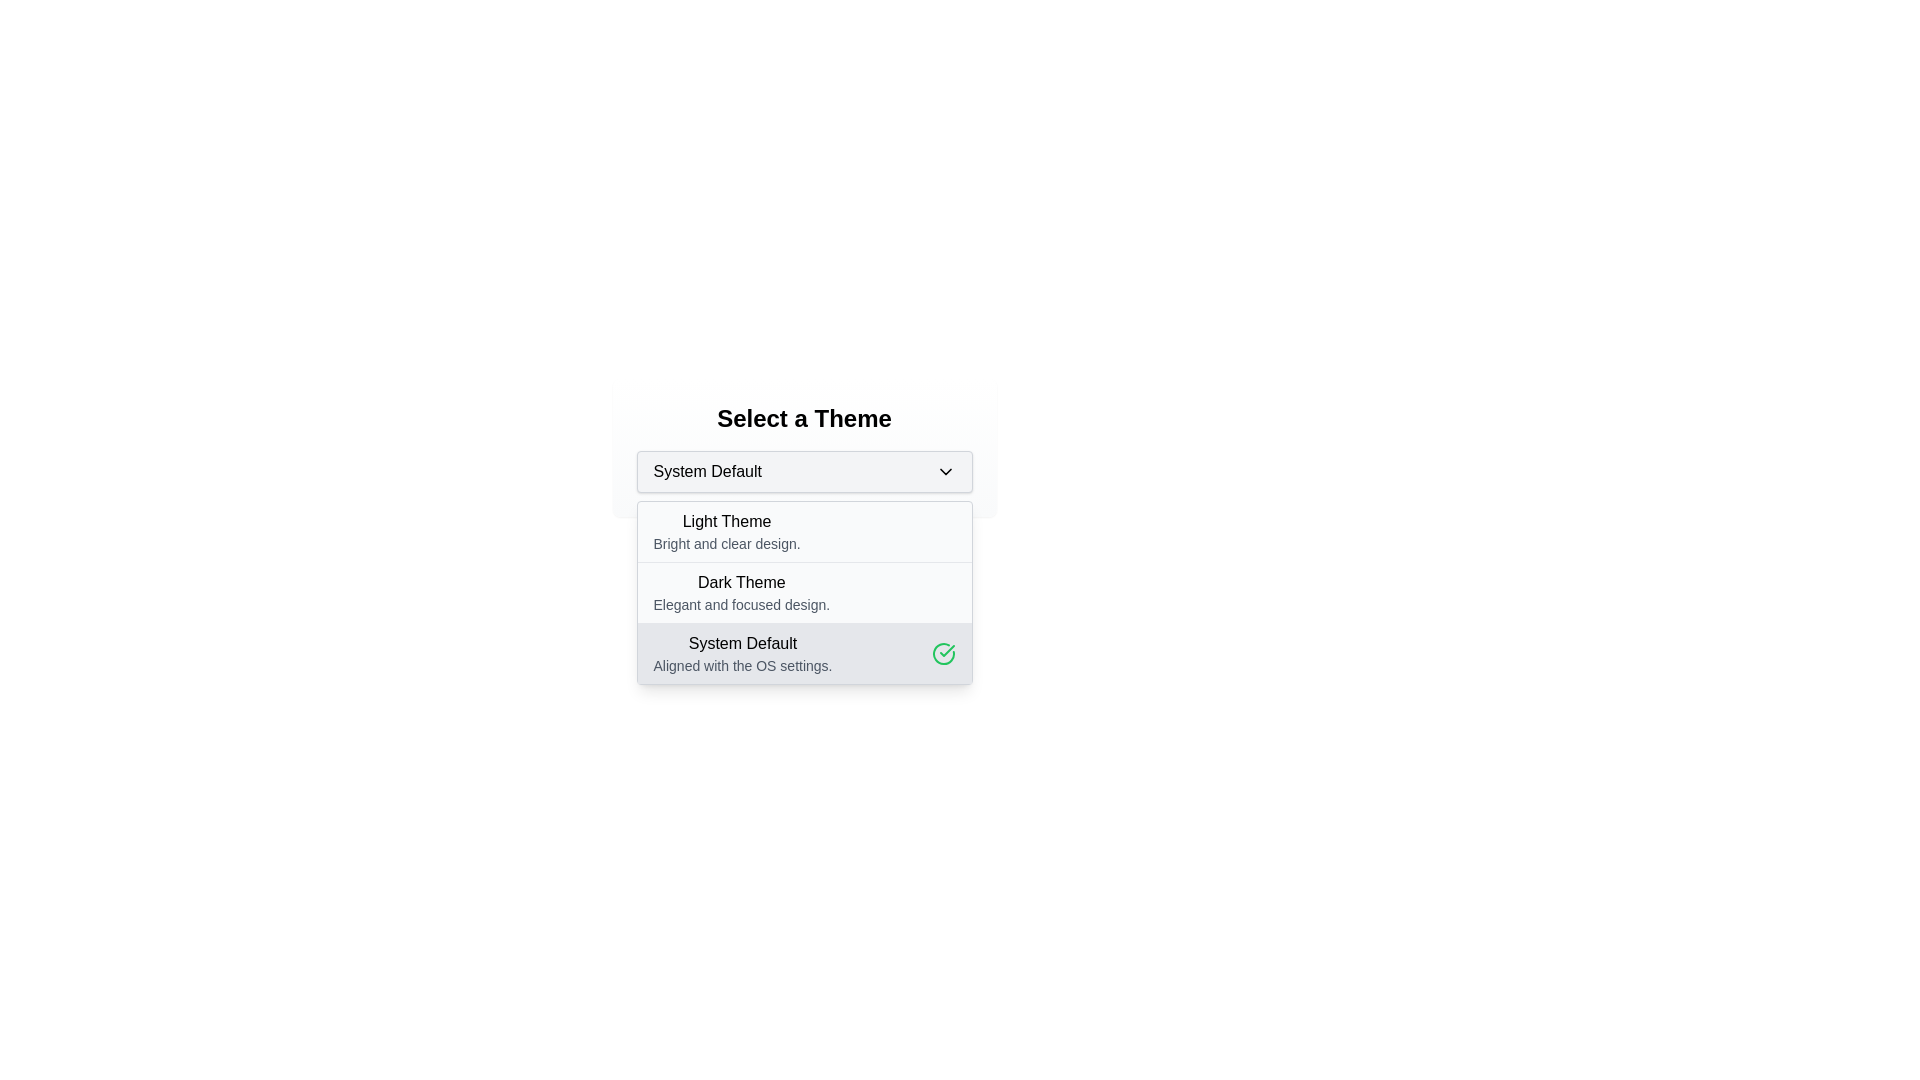 The height and width of the screenshot is (1080, 1920). What do you see at coordinates (726, 520) in the screenshot?
I see `text label for the 'Light Theme' option in the theme selection menu, which is the first line in the dropdown menu section` at bounding box center [726, 520].